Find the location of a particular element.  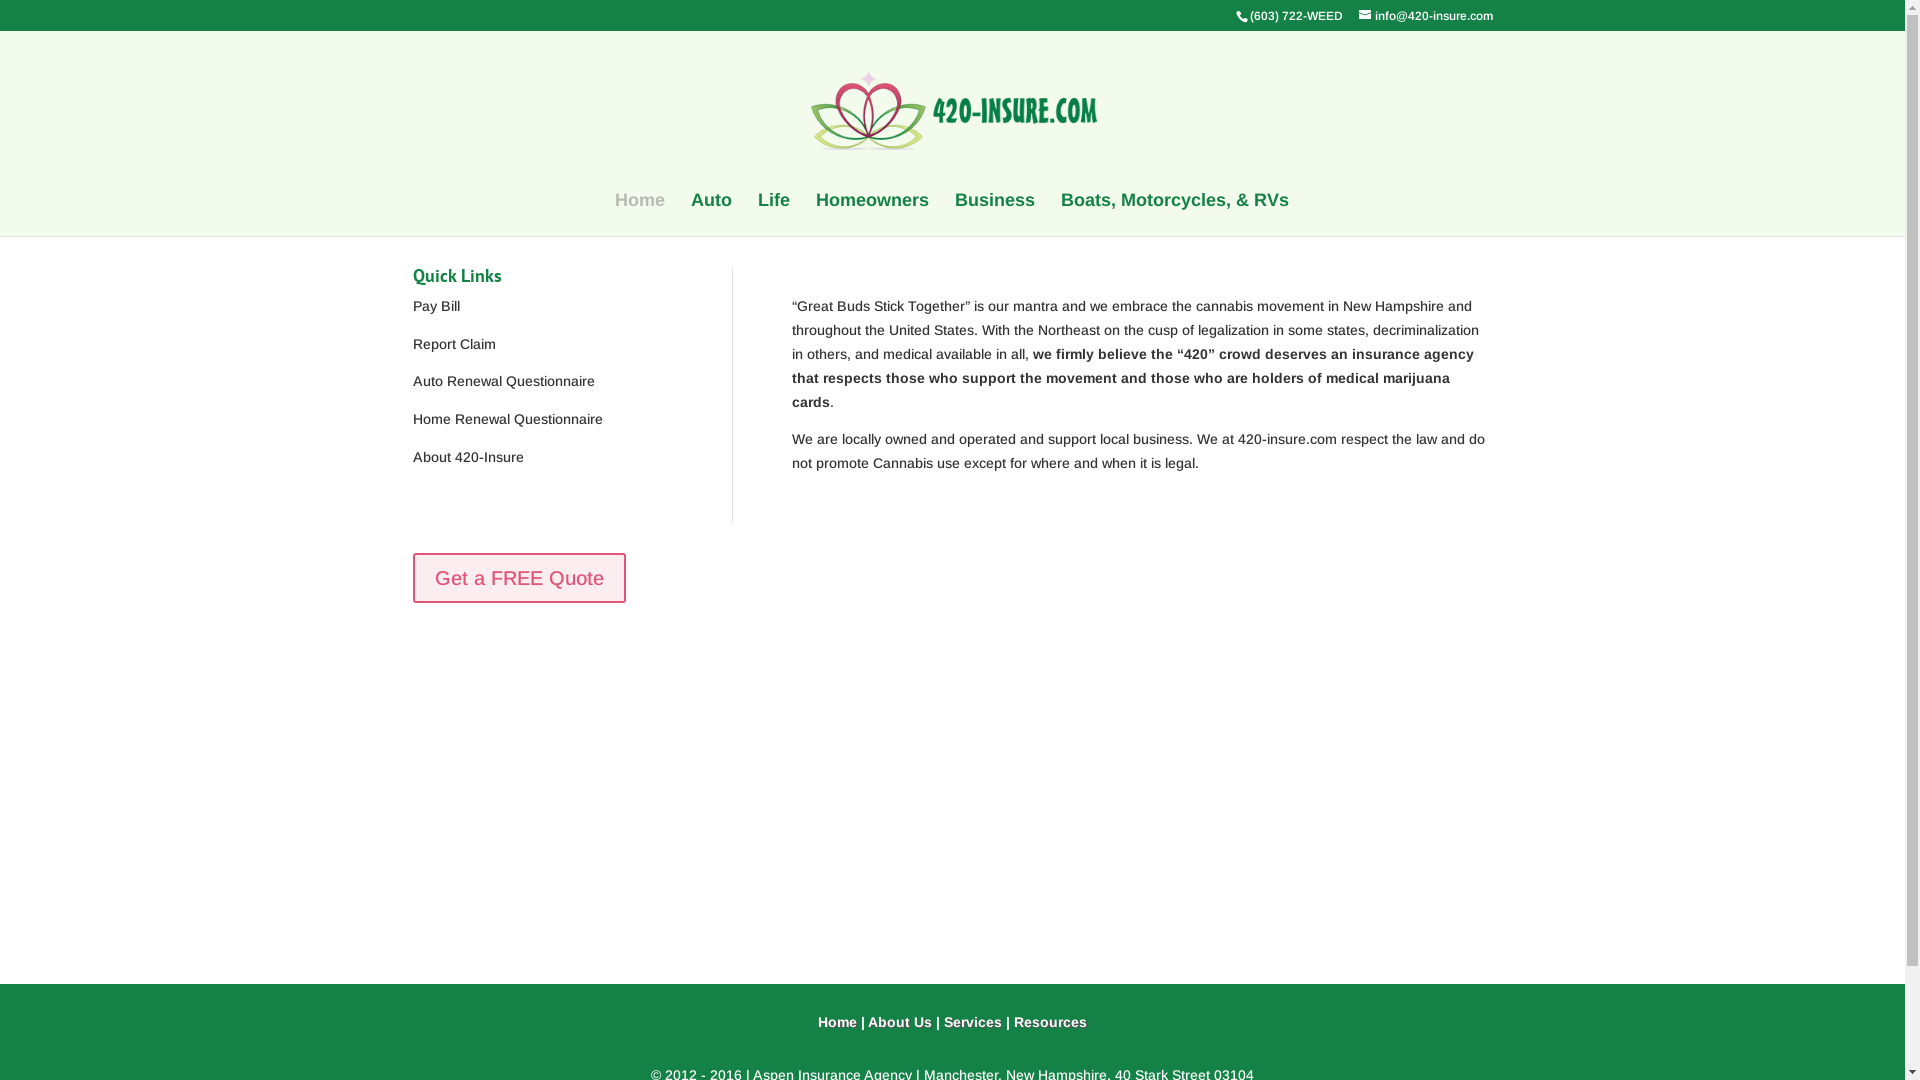

'Life' is located at coordinates (772, 214).